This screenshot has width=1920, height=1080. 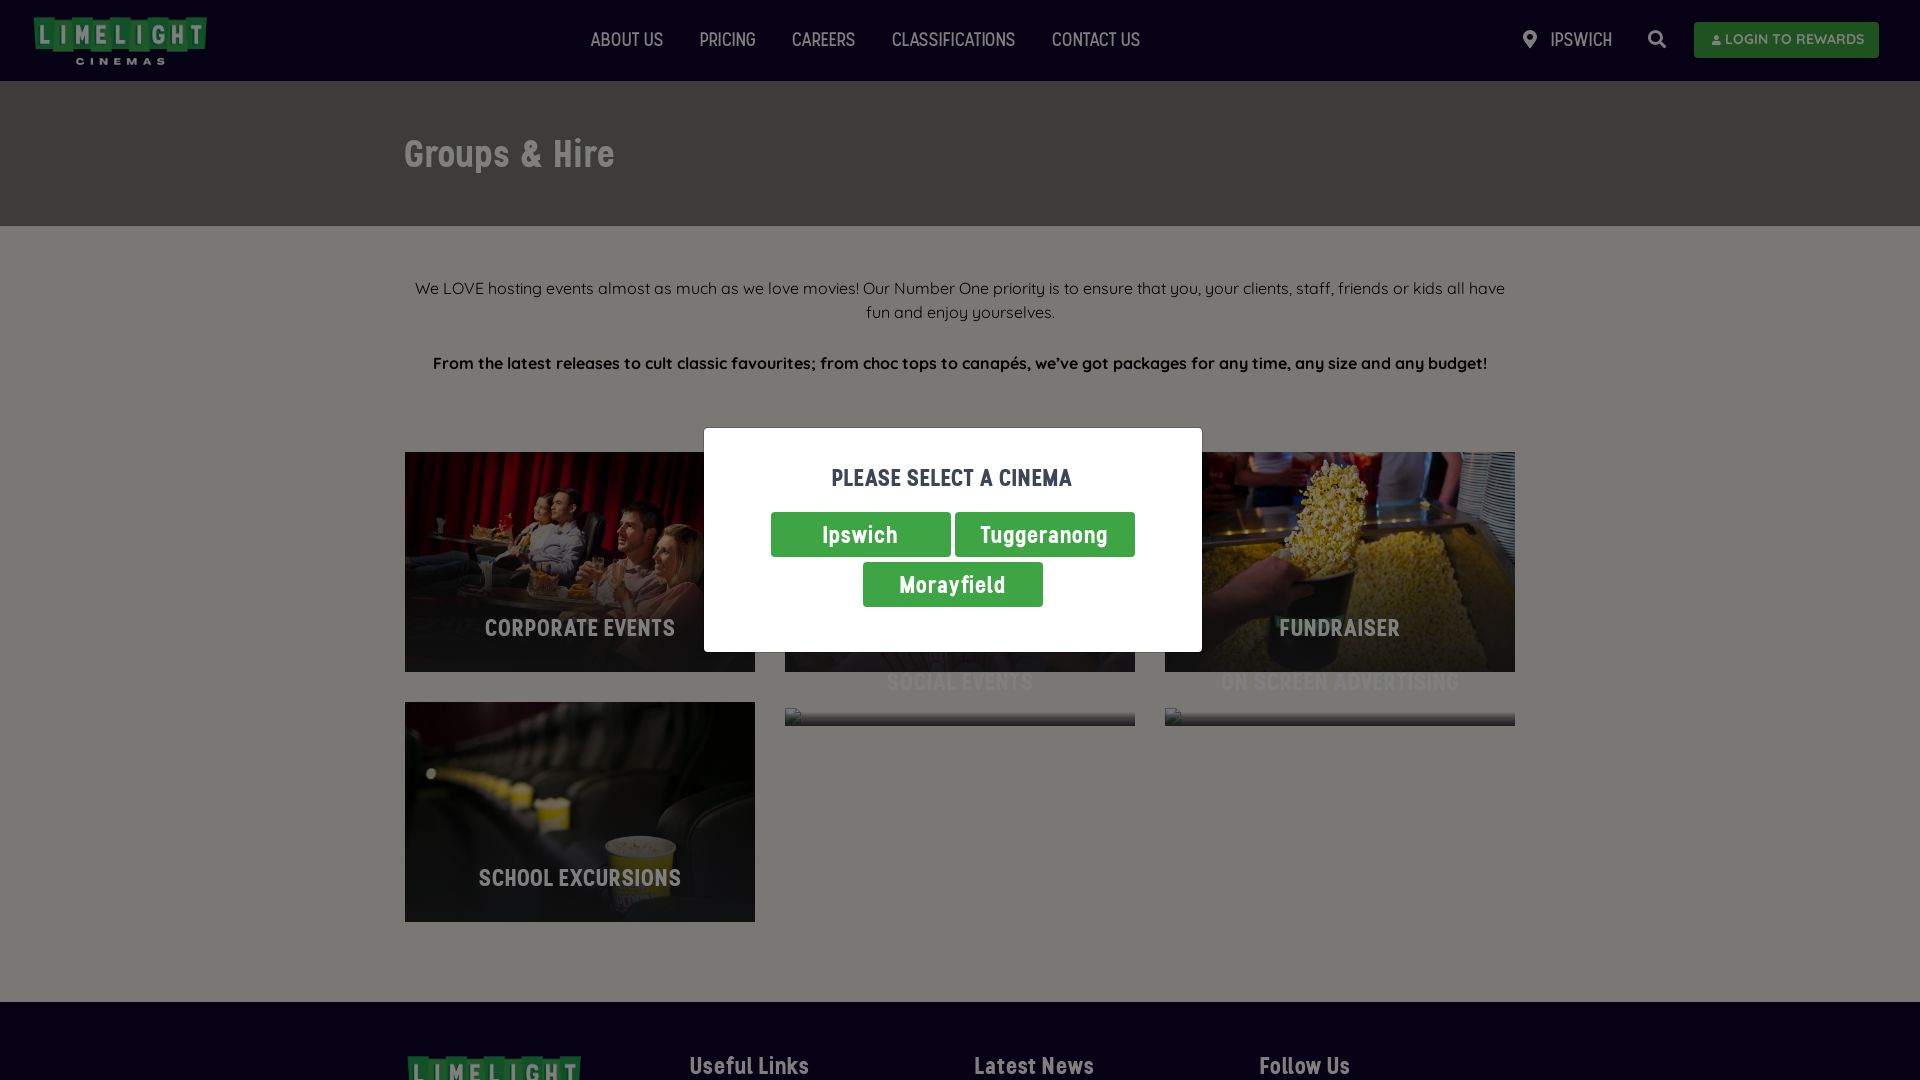 What do you see at coordinates (579, 562) in the screenshot?
I see `'CORPORATE EVENTS'` at bounding box center [579, 562].